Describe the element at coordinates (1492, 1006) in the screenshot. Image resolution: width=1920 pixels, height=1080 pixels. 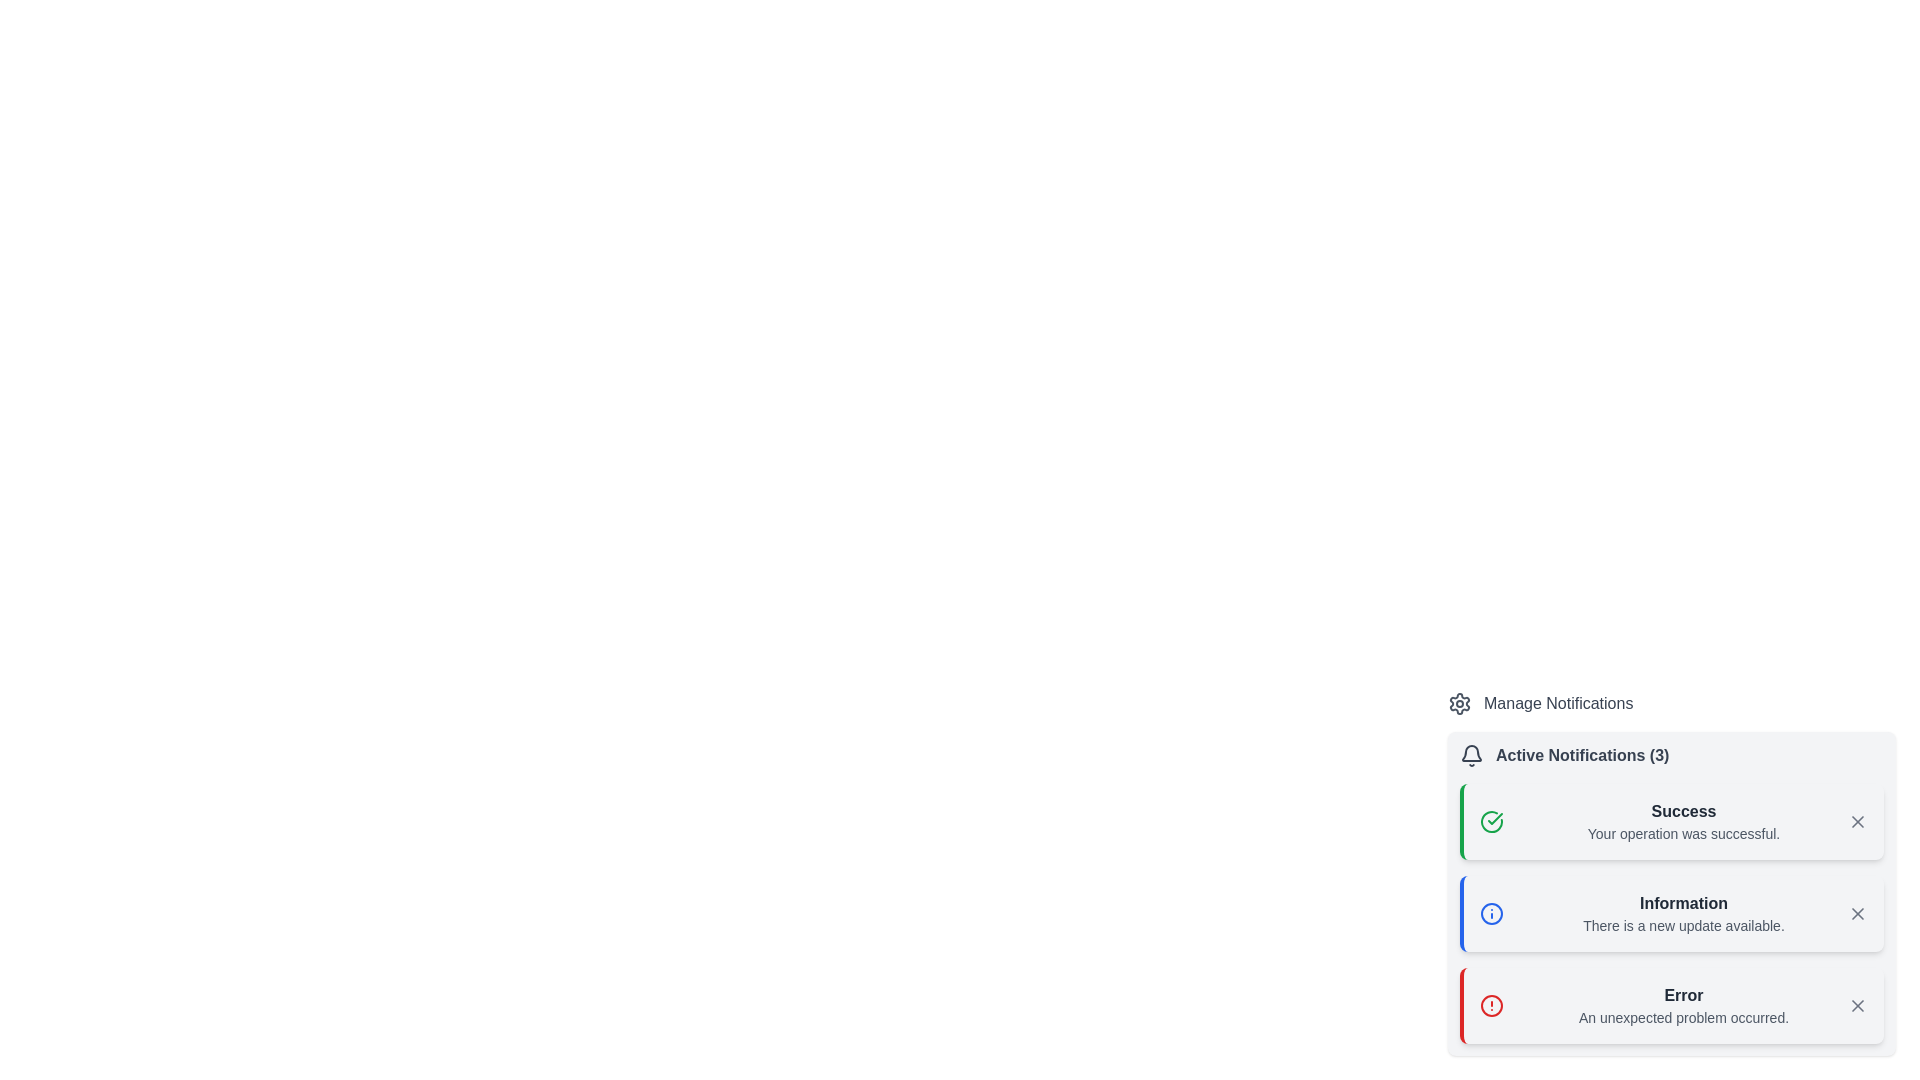
I see `the circular graphic element inside the red-bordered 'Error' notification icon, which is part of the notification list indicating an unexpected problem occurred` at that location.